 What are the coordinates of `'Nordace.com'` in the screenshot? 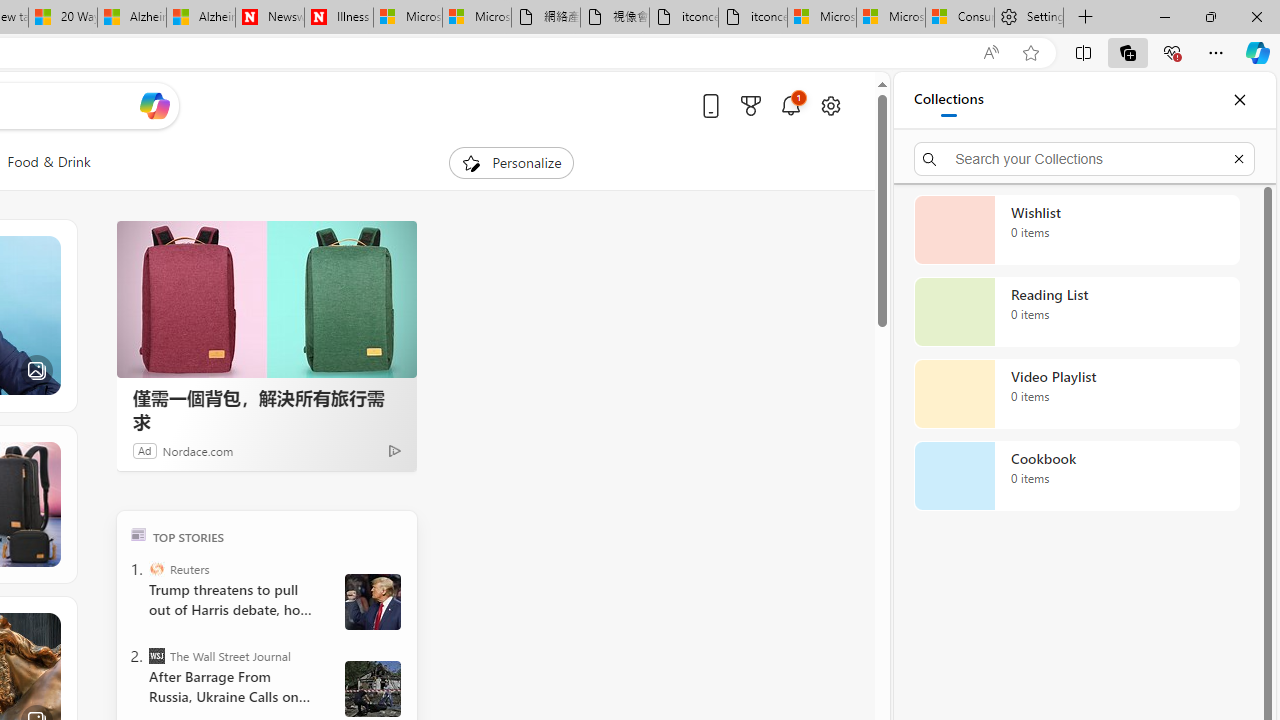 It's located at (198, 450).